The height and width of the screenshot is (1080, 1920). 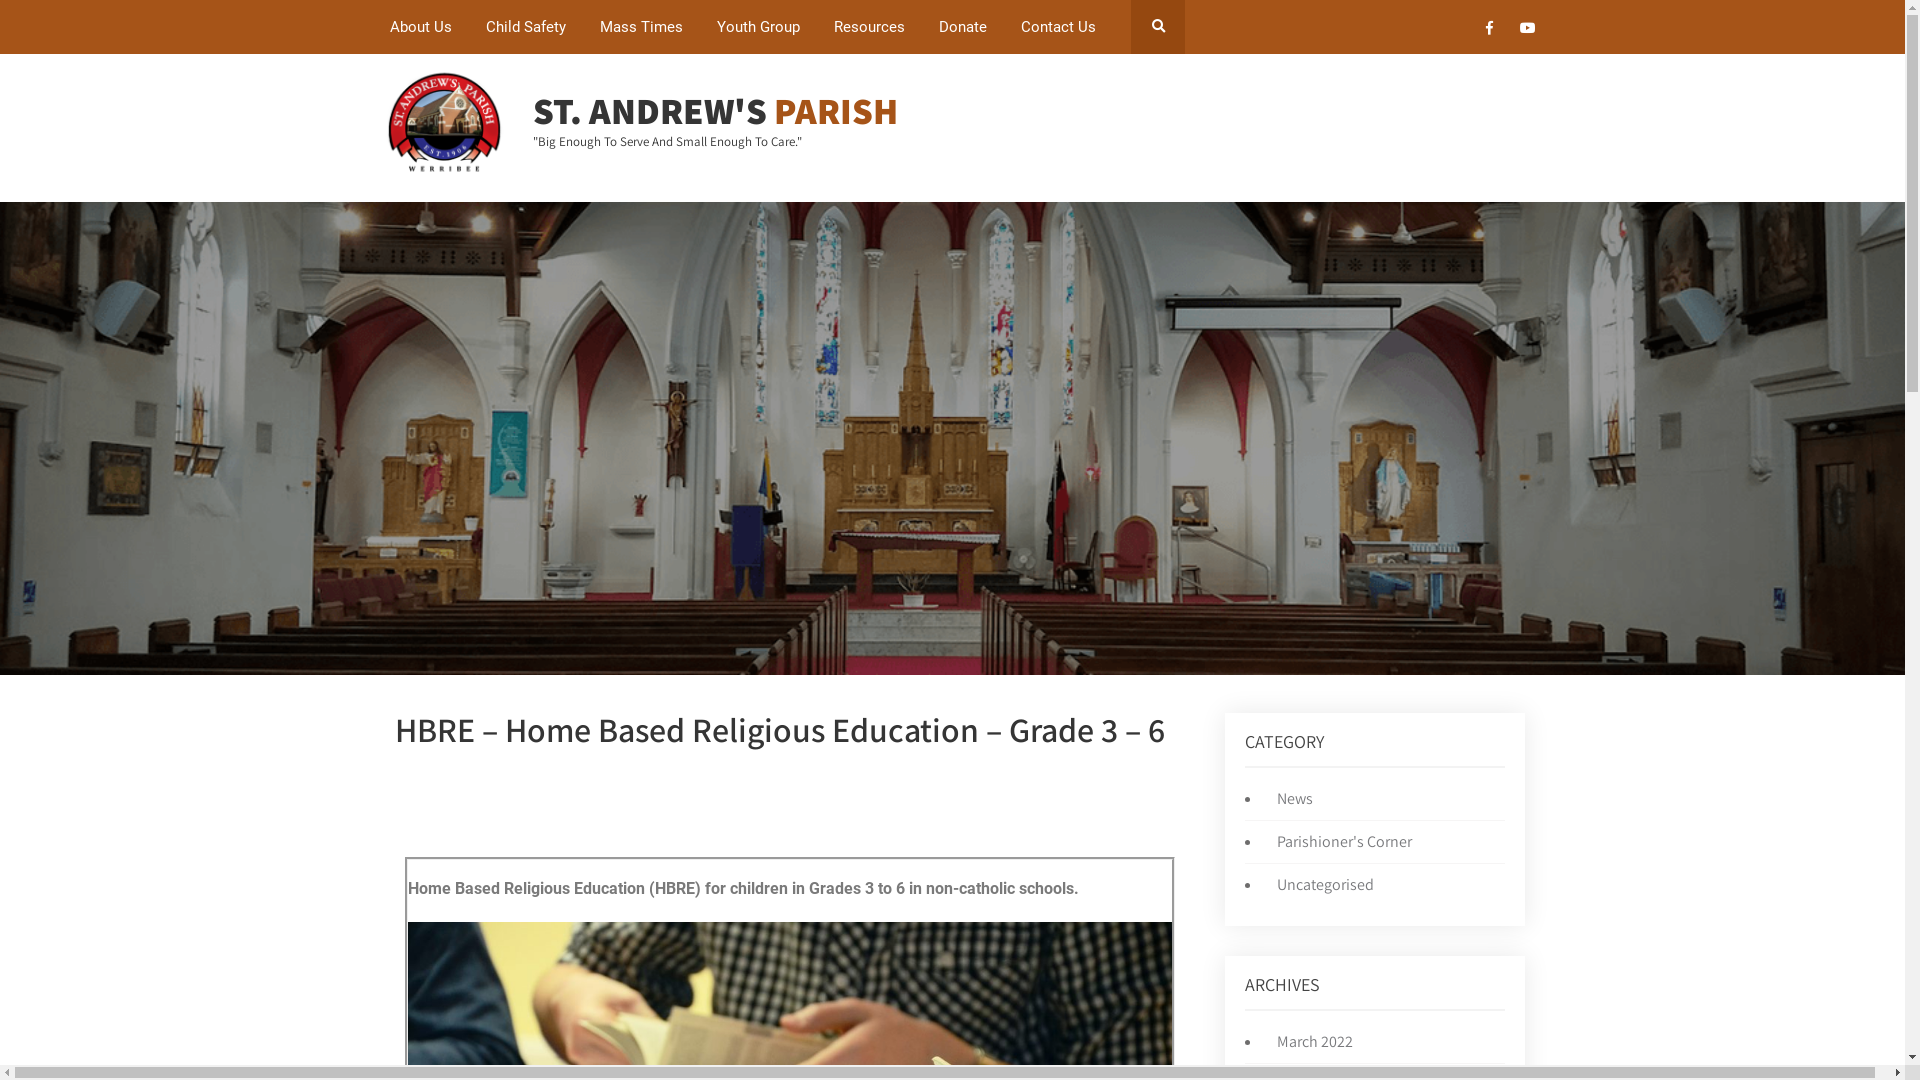 I want to click on 'Parishioner's Corner', so click(x=1339, y=841).